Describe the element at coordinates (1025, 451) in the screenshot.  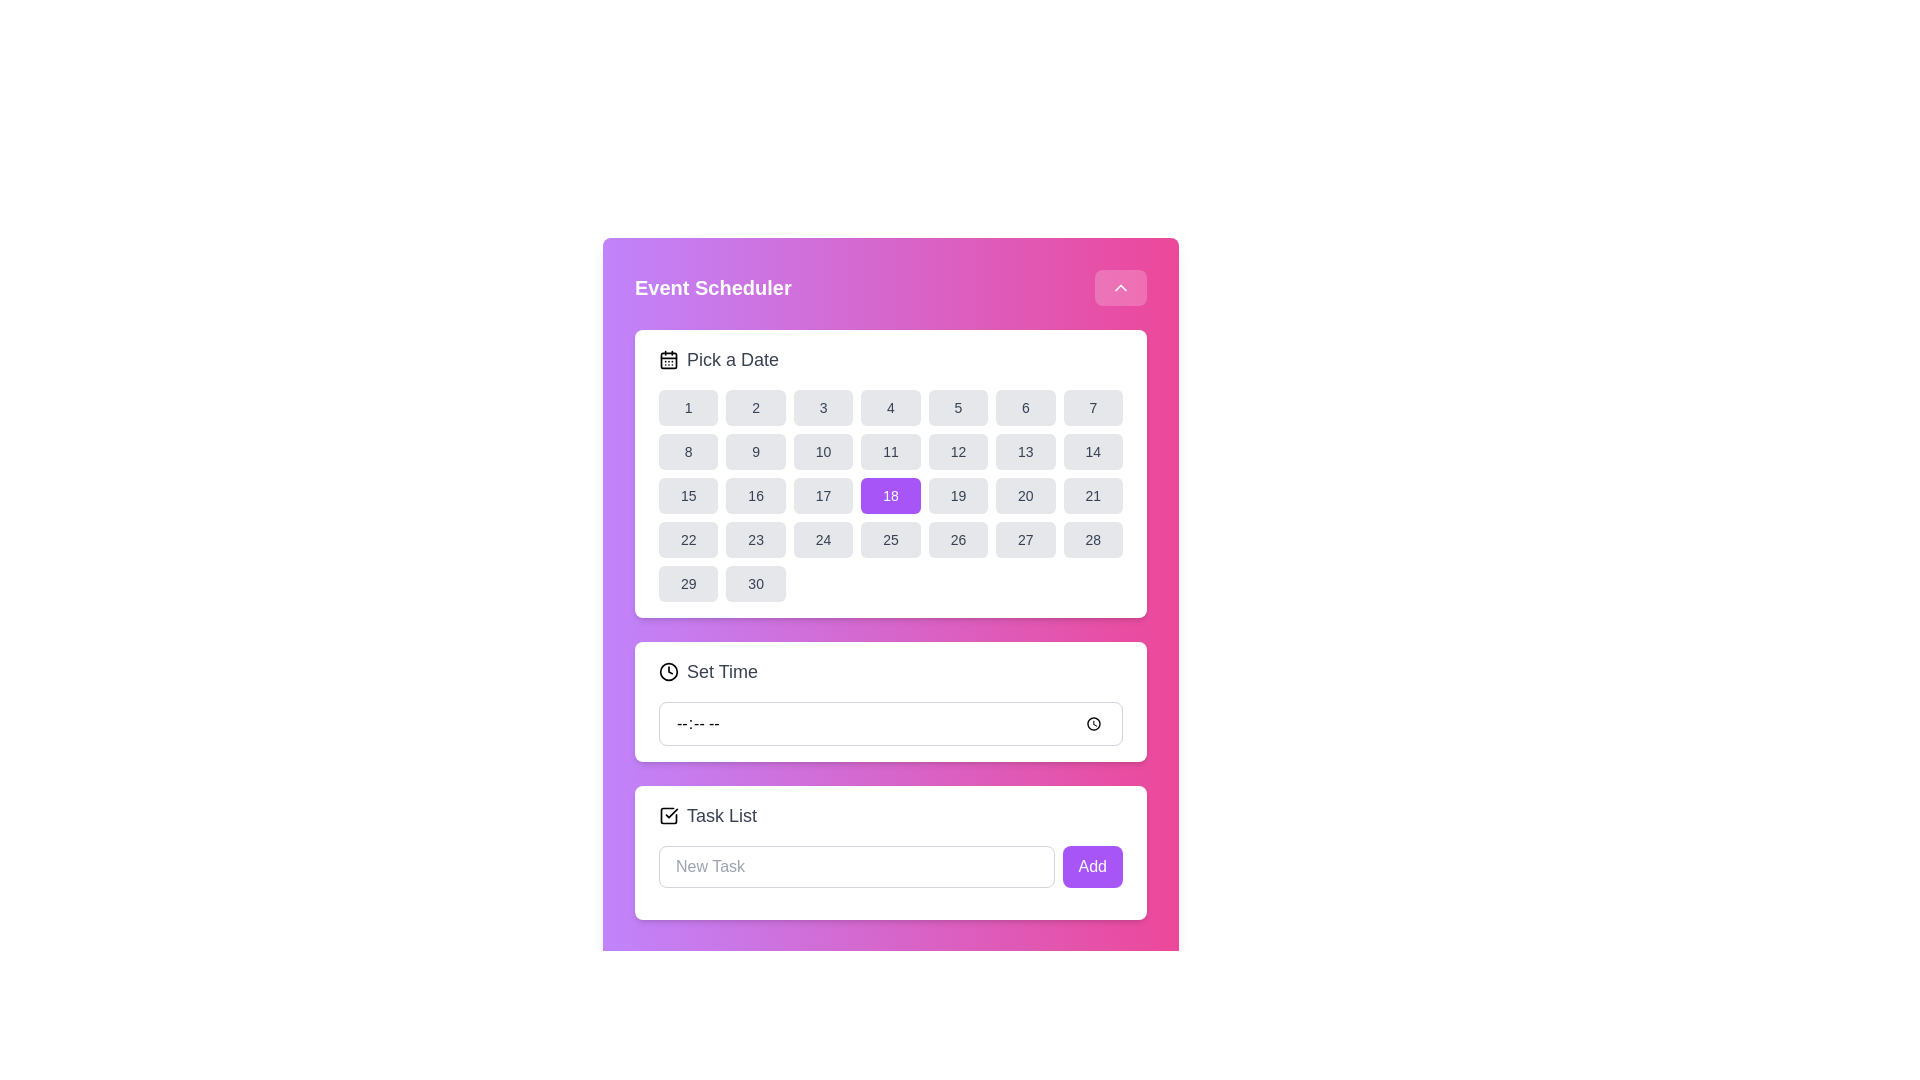
I see `the selectable date button representing '13' in the calendar interface of the 'Event Scheduler' application` at that location.